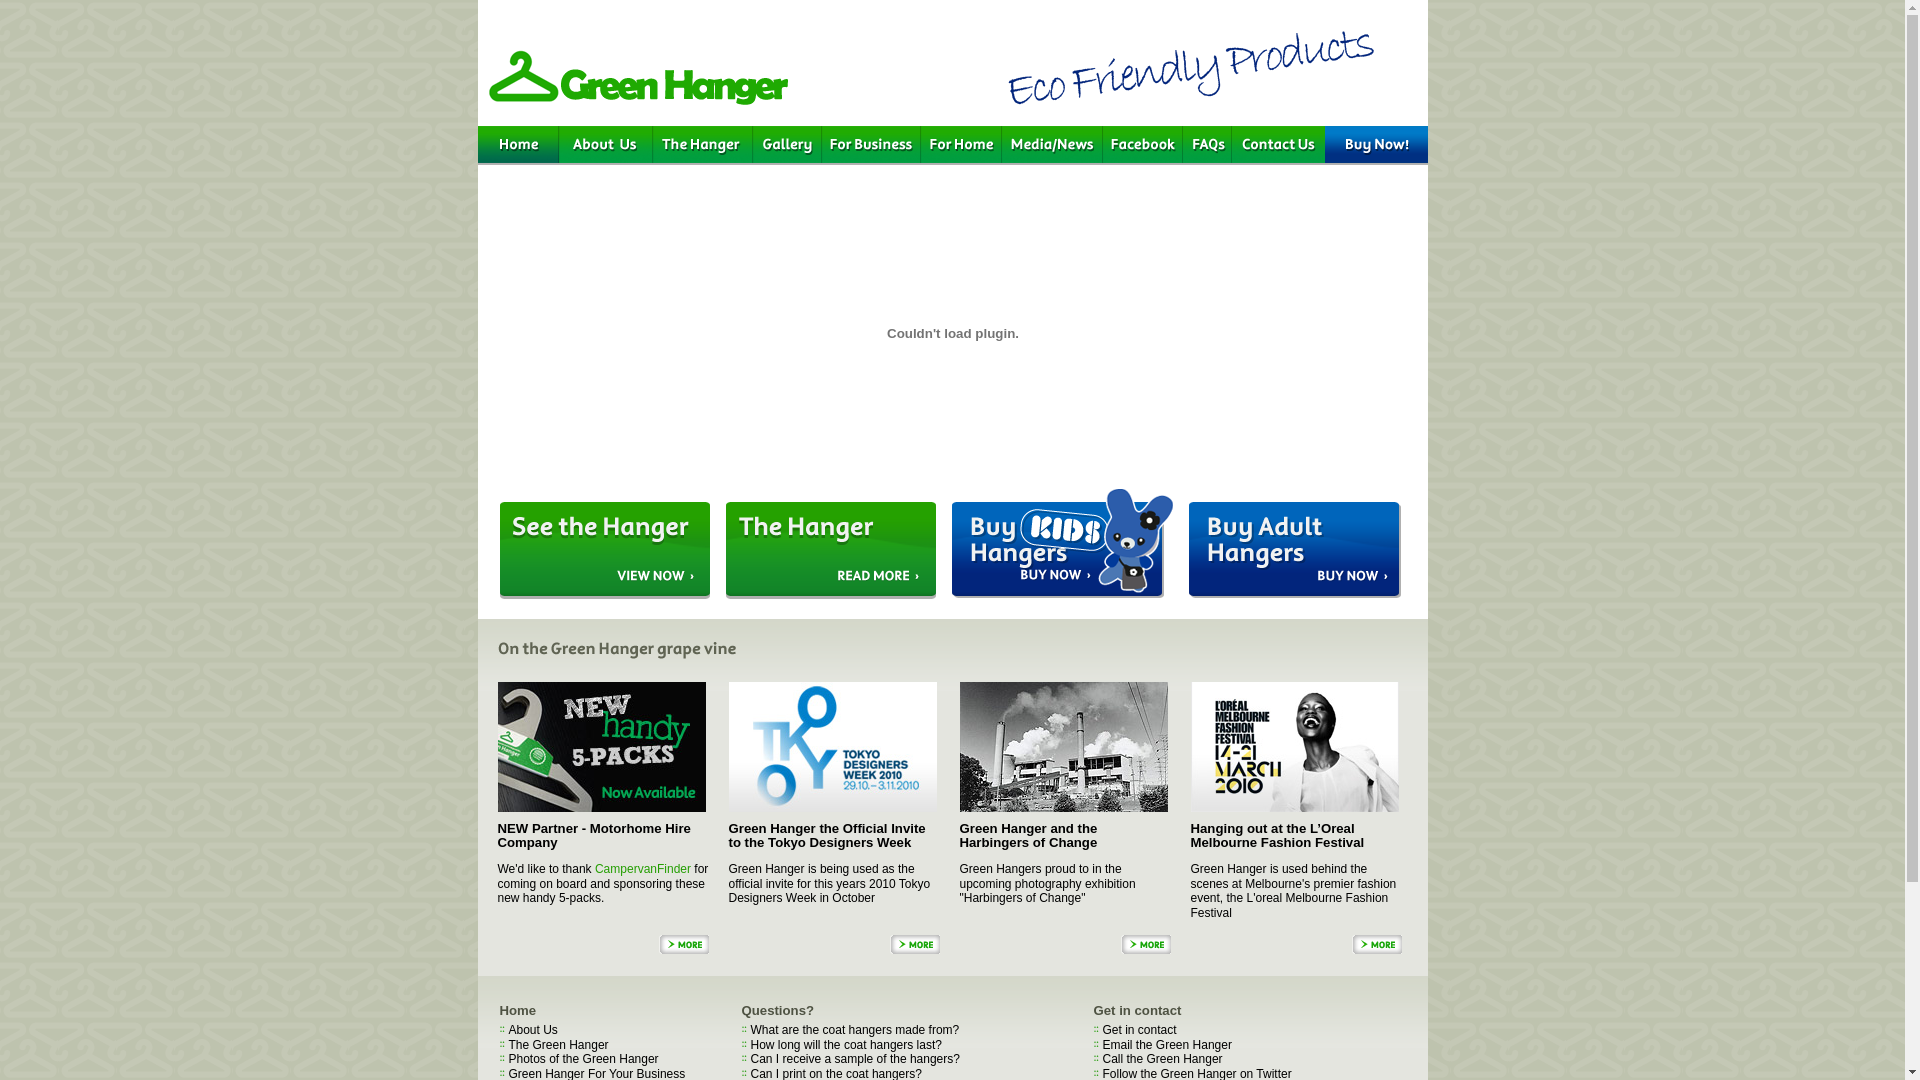  What do you see at coordinates (701, 144) in the screenshot?
I see `'The Hanger'` at bounding box center [701, 144].